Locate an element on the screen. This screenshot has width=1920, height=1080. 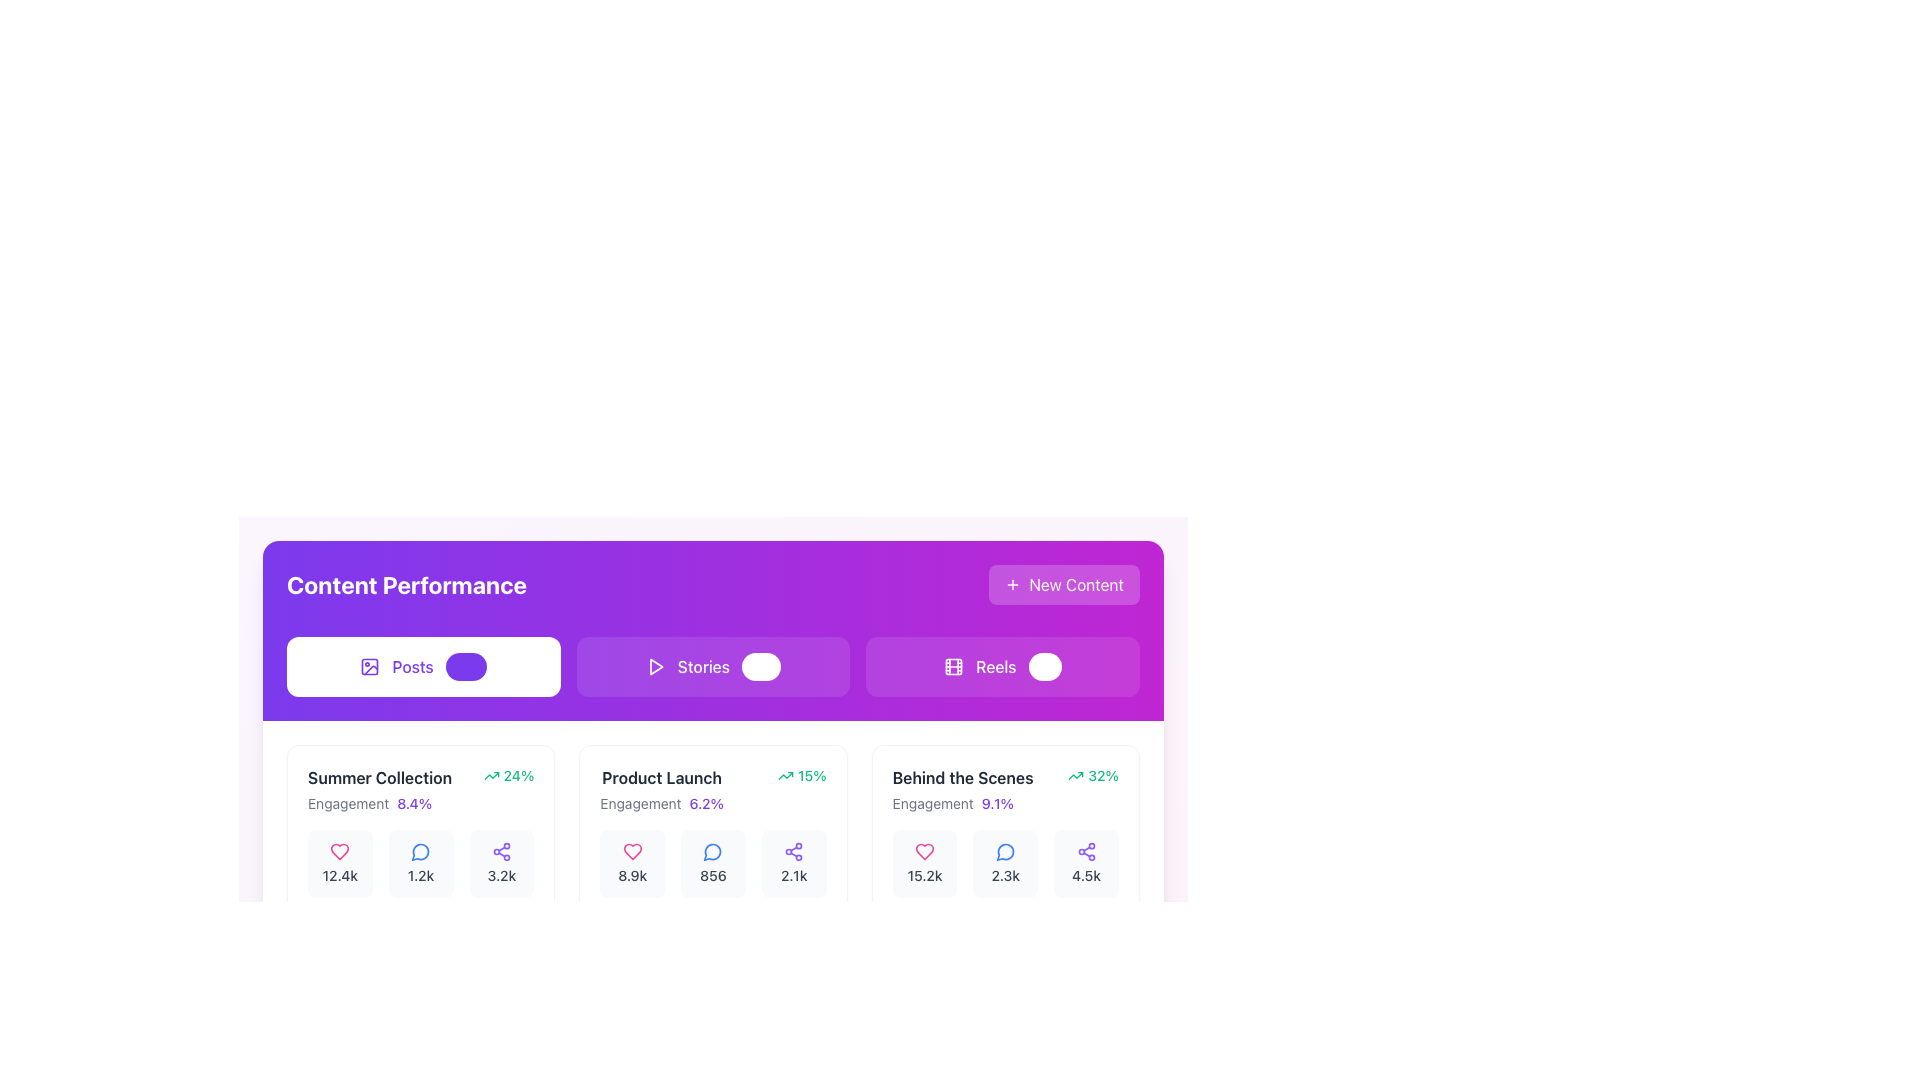
the numeric text element located at the bottom-right corner, directly below the sharing icon, which represents a count or statistic is located at coordinates (501, 874).